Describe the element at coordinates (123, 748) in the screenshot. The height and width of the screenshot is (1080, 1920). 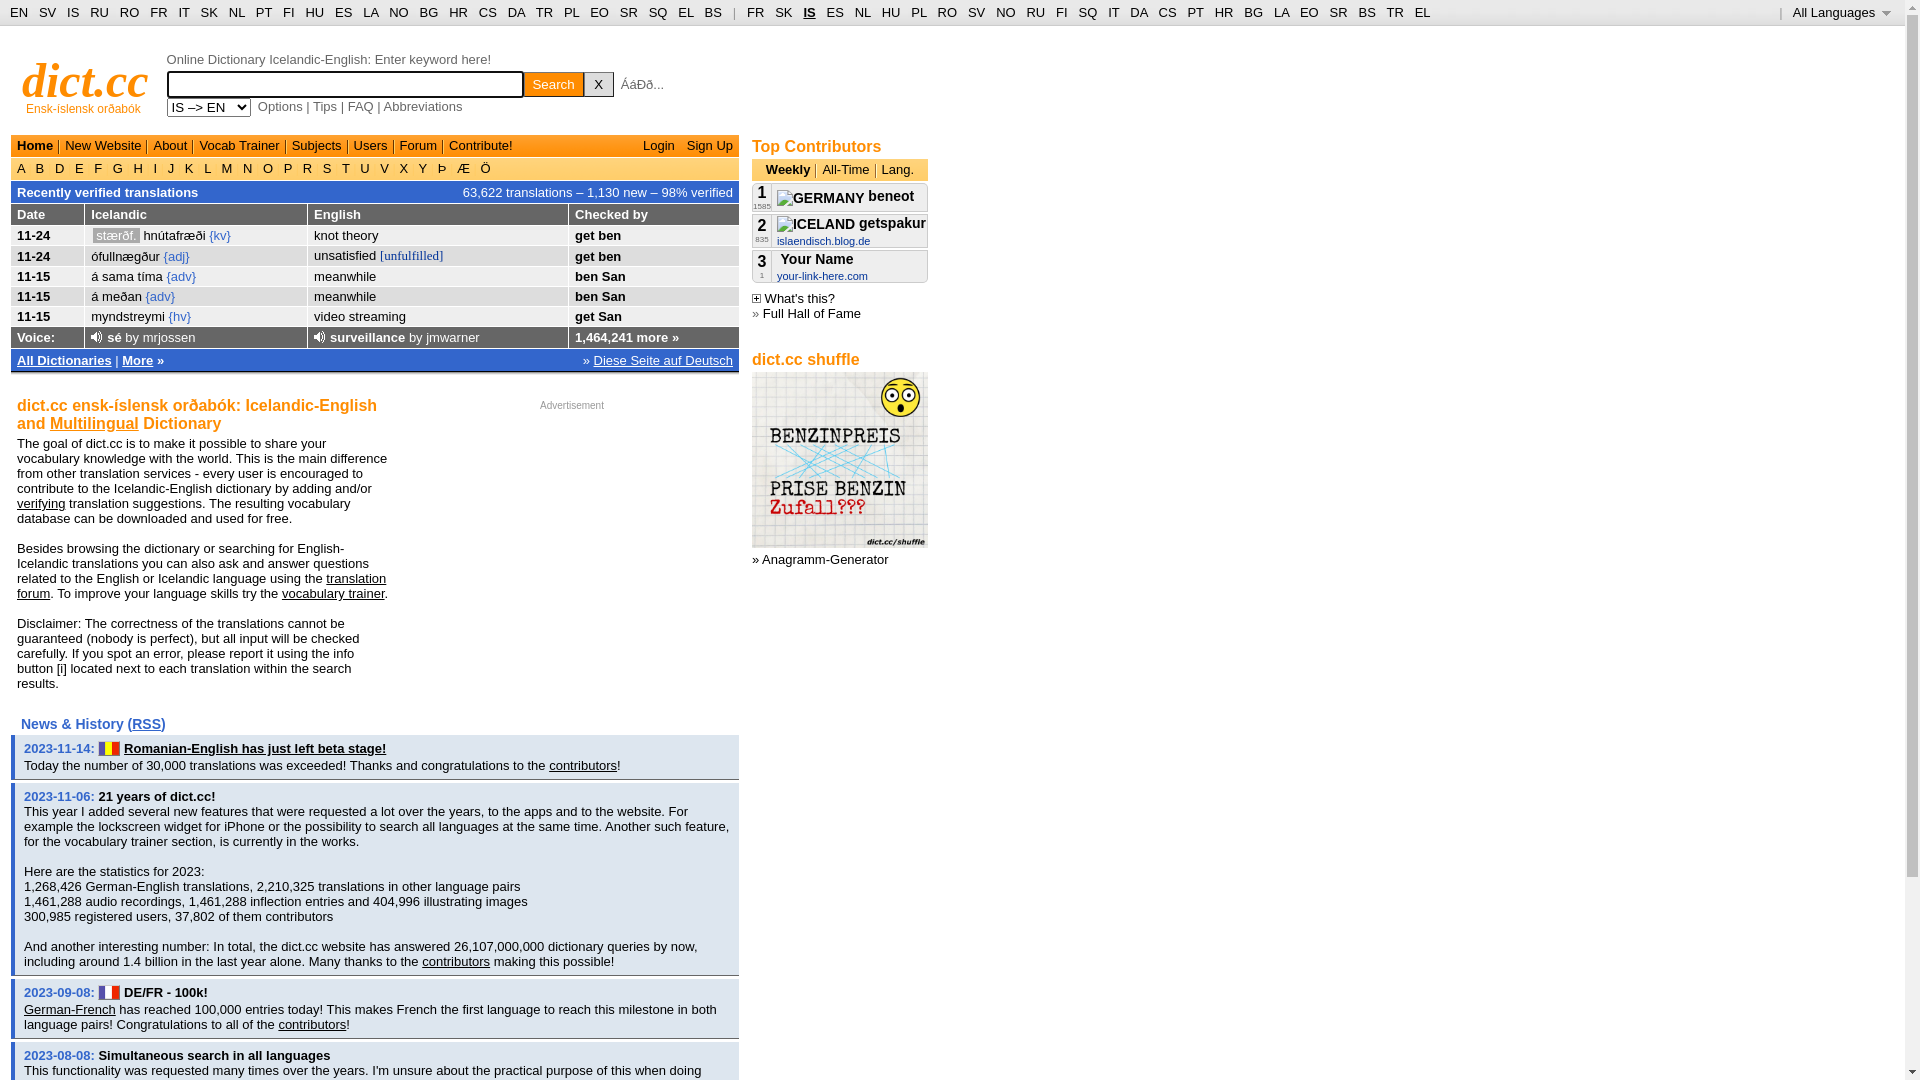
I see `'Romanian-English has just left beta stage!'` at that location.